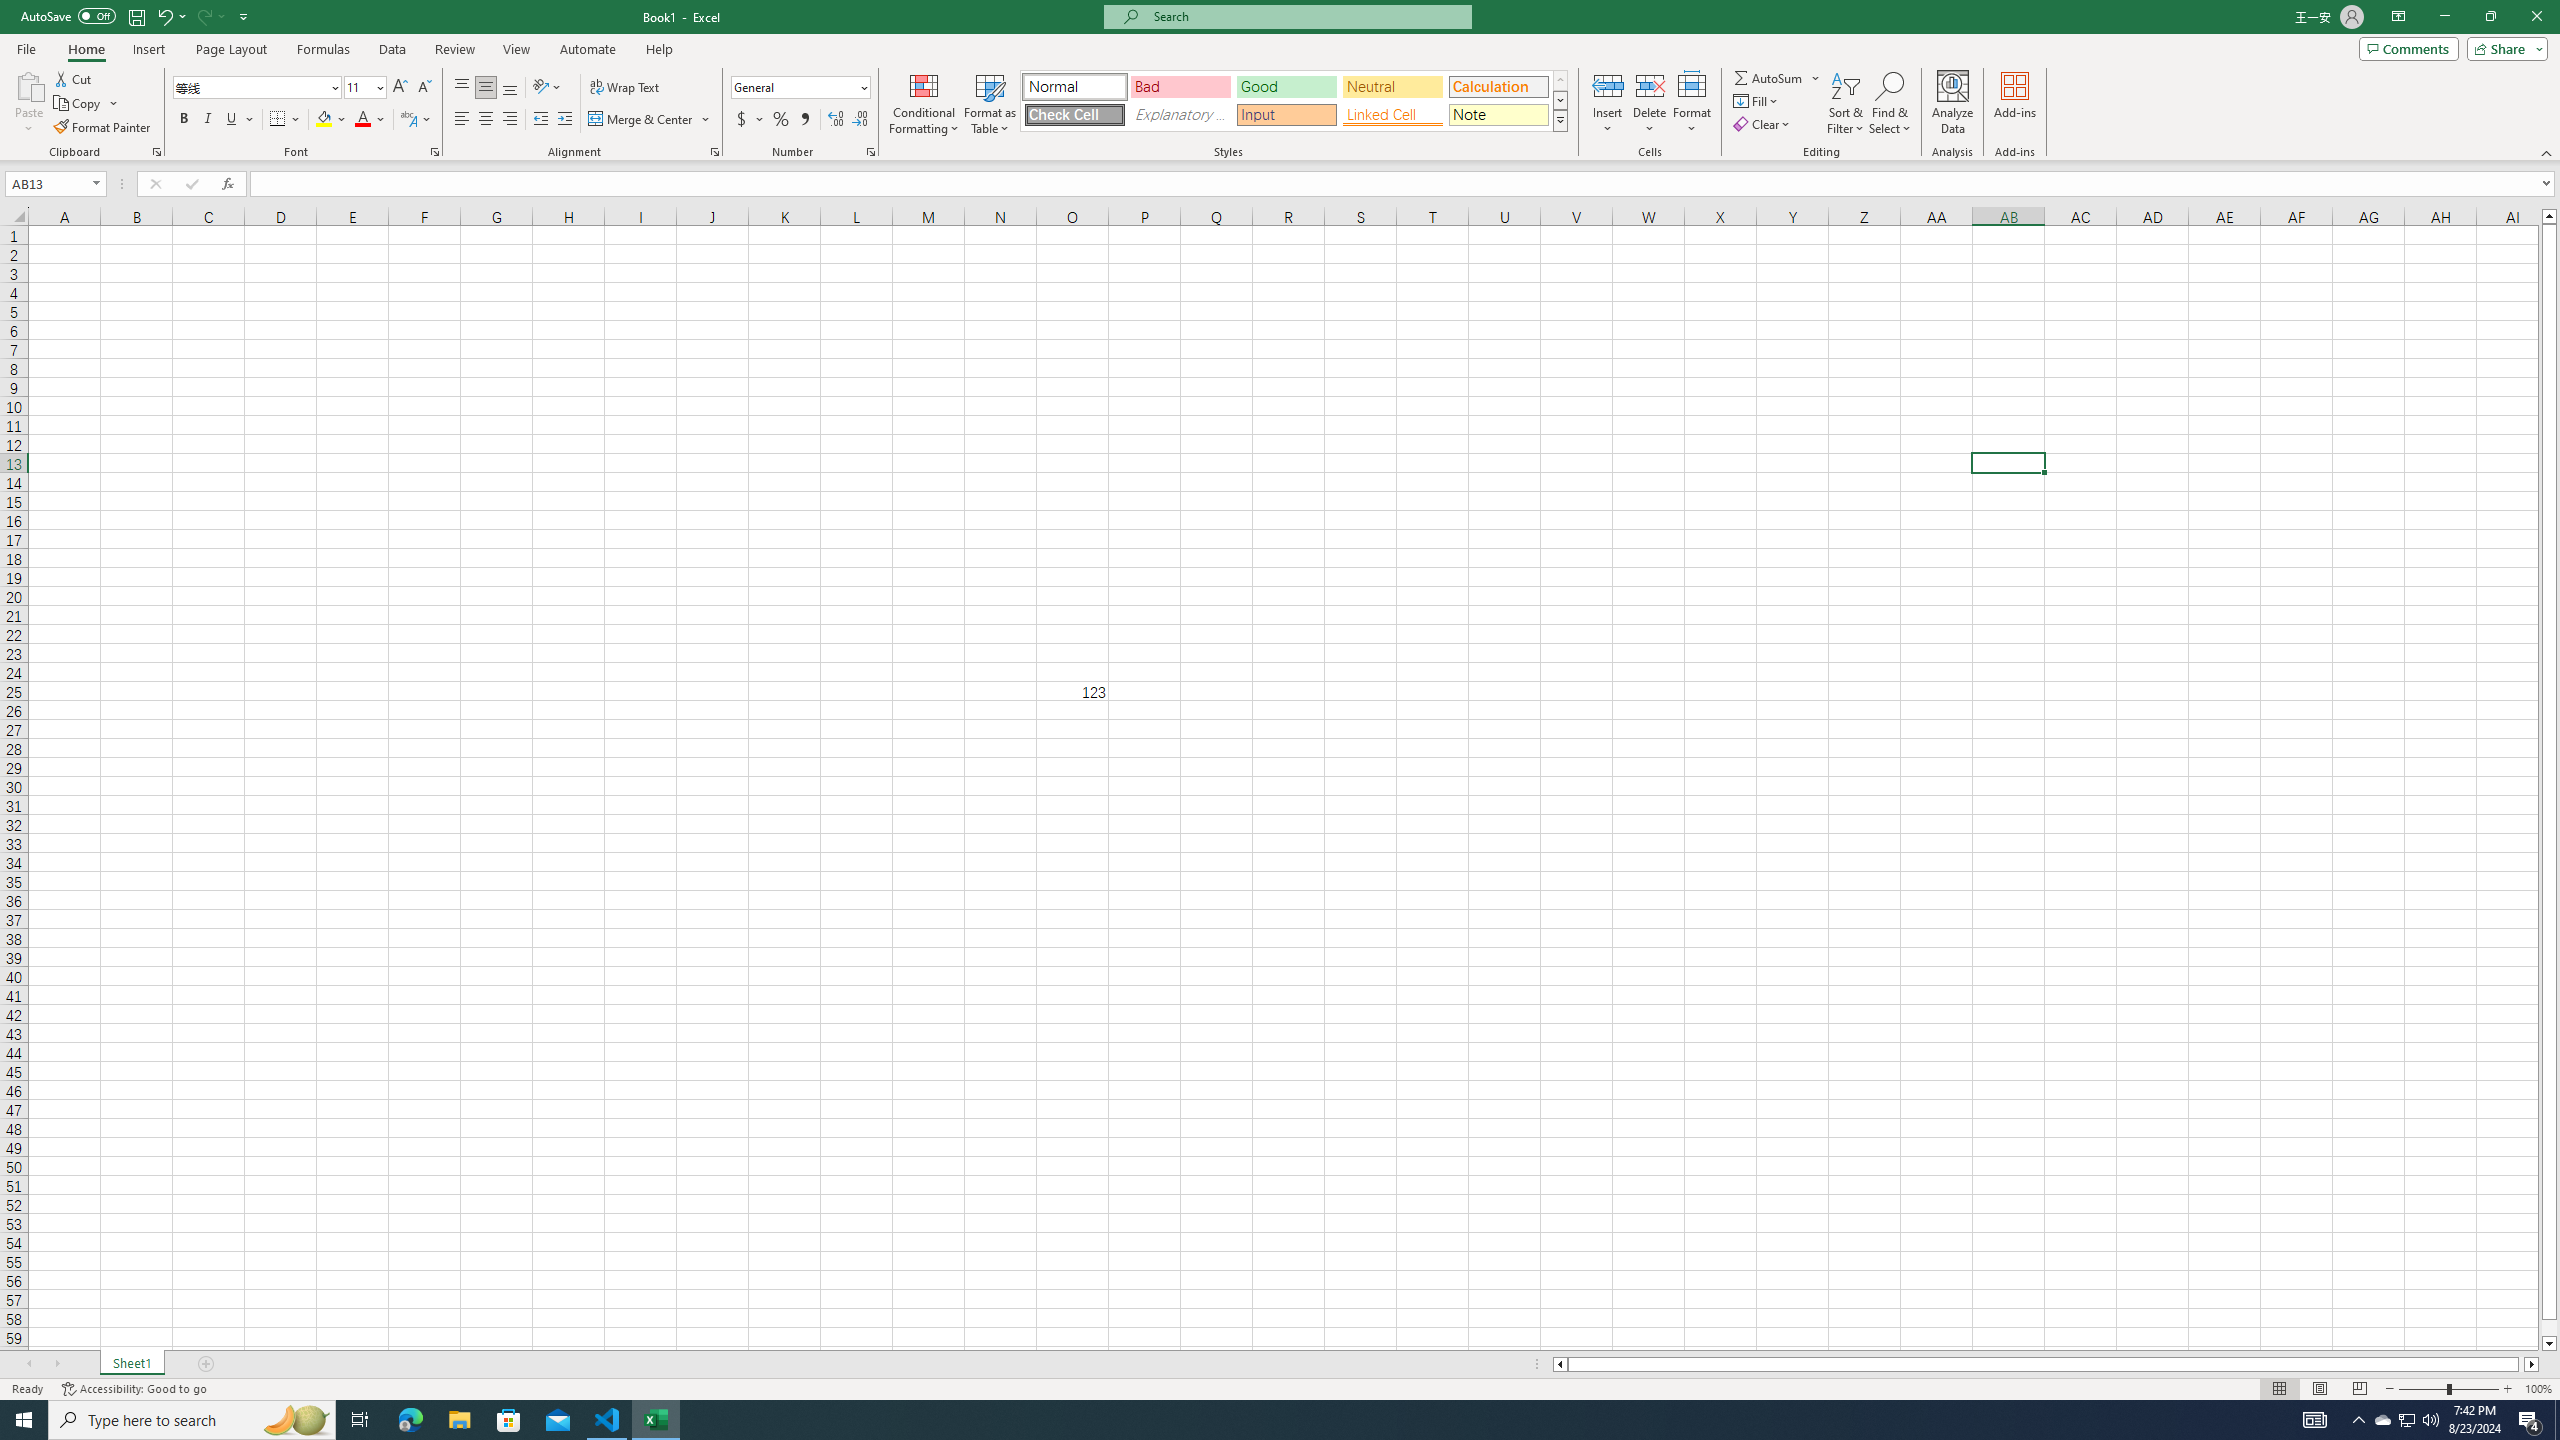 The image size is (2560, 1440). What do you see at coordinates (257, 87) in the screenshot?
I see `'Font'` at bounding box center [257, 87].